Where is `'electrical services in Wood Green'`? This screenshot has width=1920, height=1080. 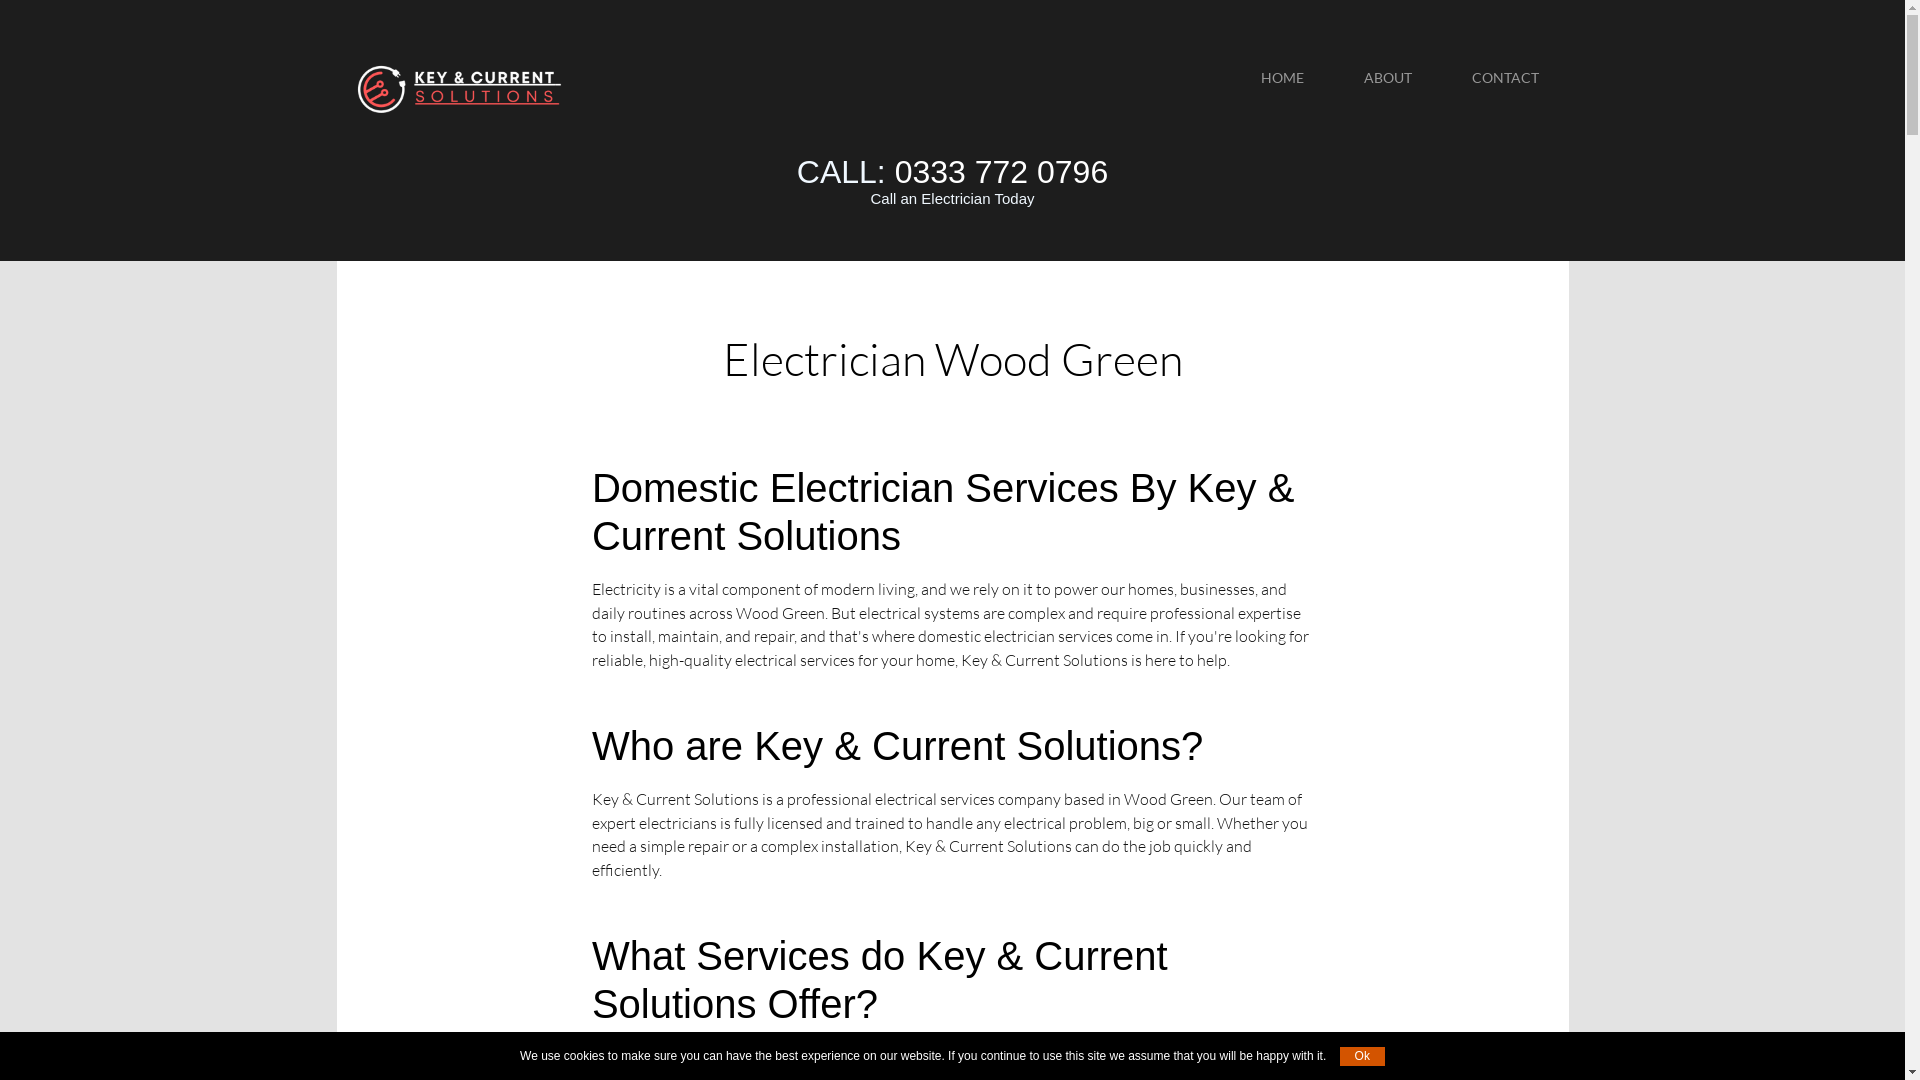 'electrical services in Wood Green' is located at coordinates (977, 1057).